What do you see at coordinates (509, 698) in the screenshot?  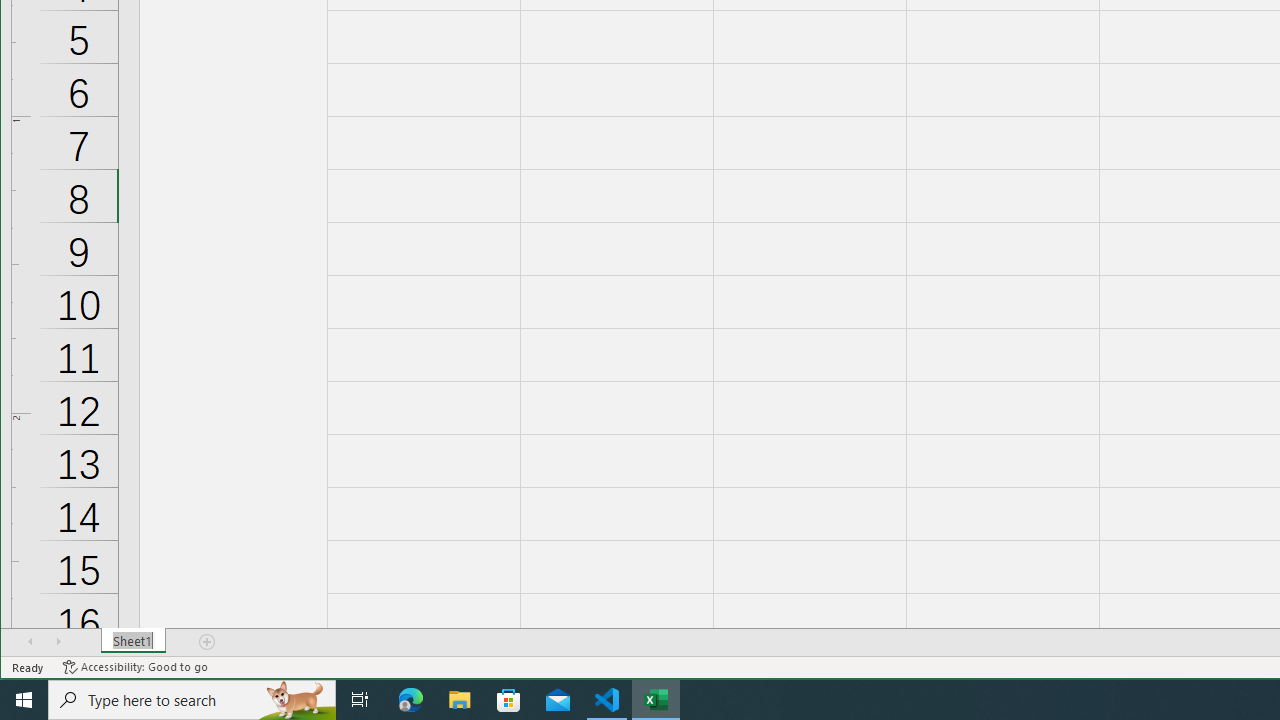 I see `'Microsoft Store'` at bounding box center [509, 698].